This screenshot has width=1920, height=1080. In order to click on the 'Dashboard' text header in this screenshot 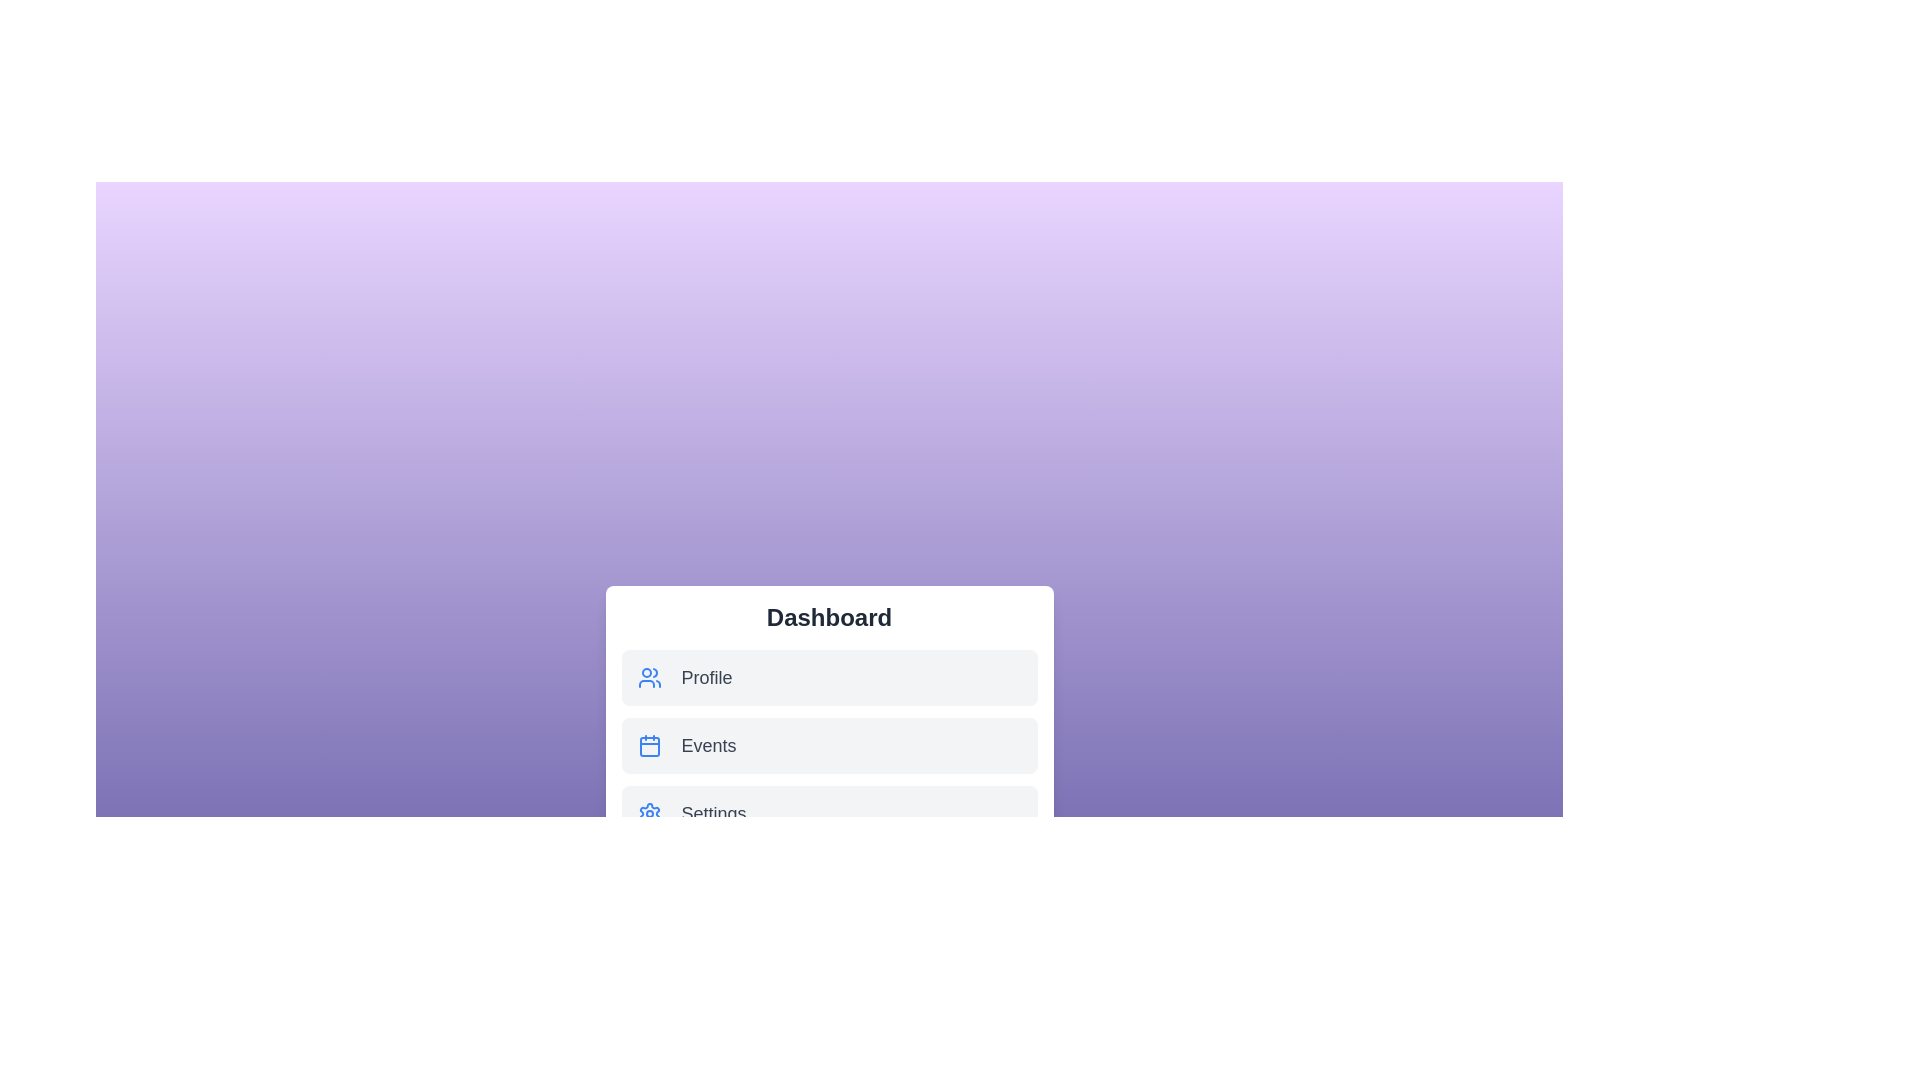, I will do `click(829, 616)`.